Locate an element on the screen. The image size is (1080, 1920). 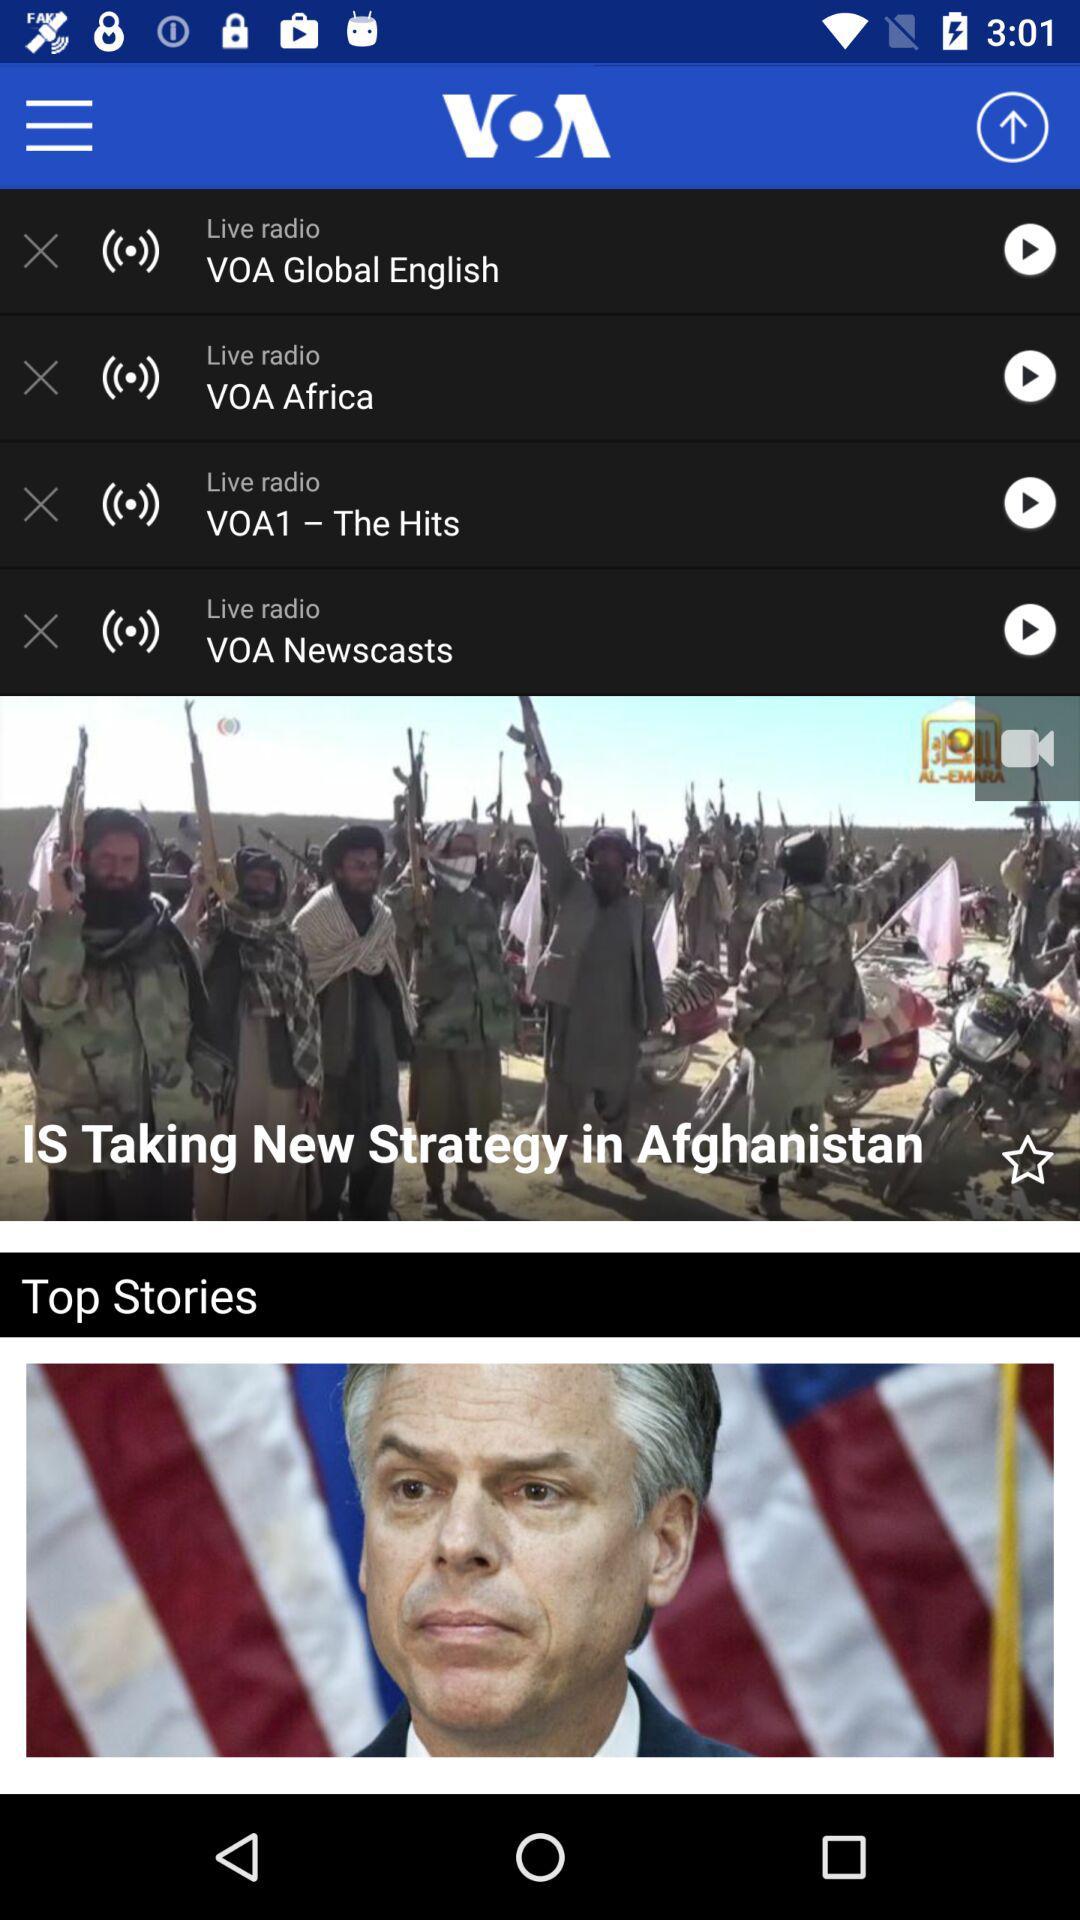
play is located at coordinates (1039, 249).